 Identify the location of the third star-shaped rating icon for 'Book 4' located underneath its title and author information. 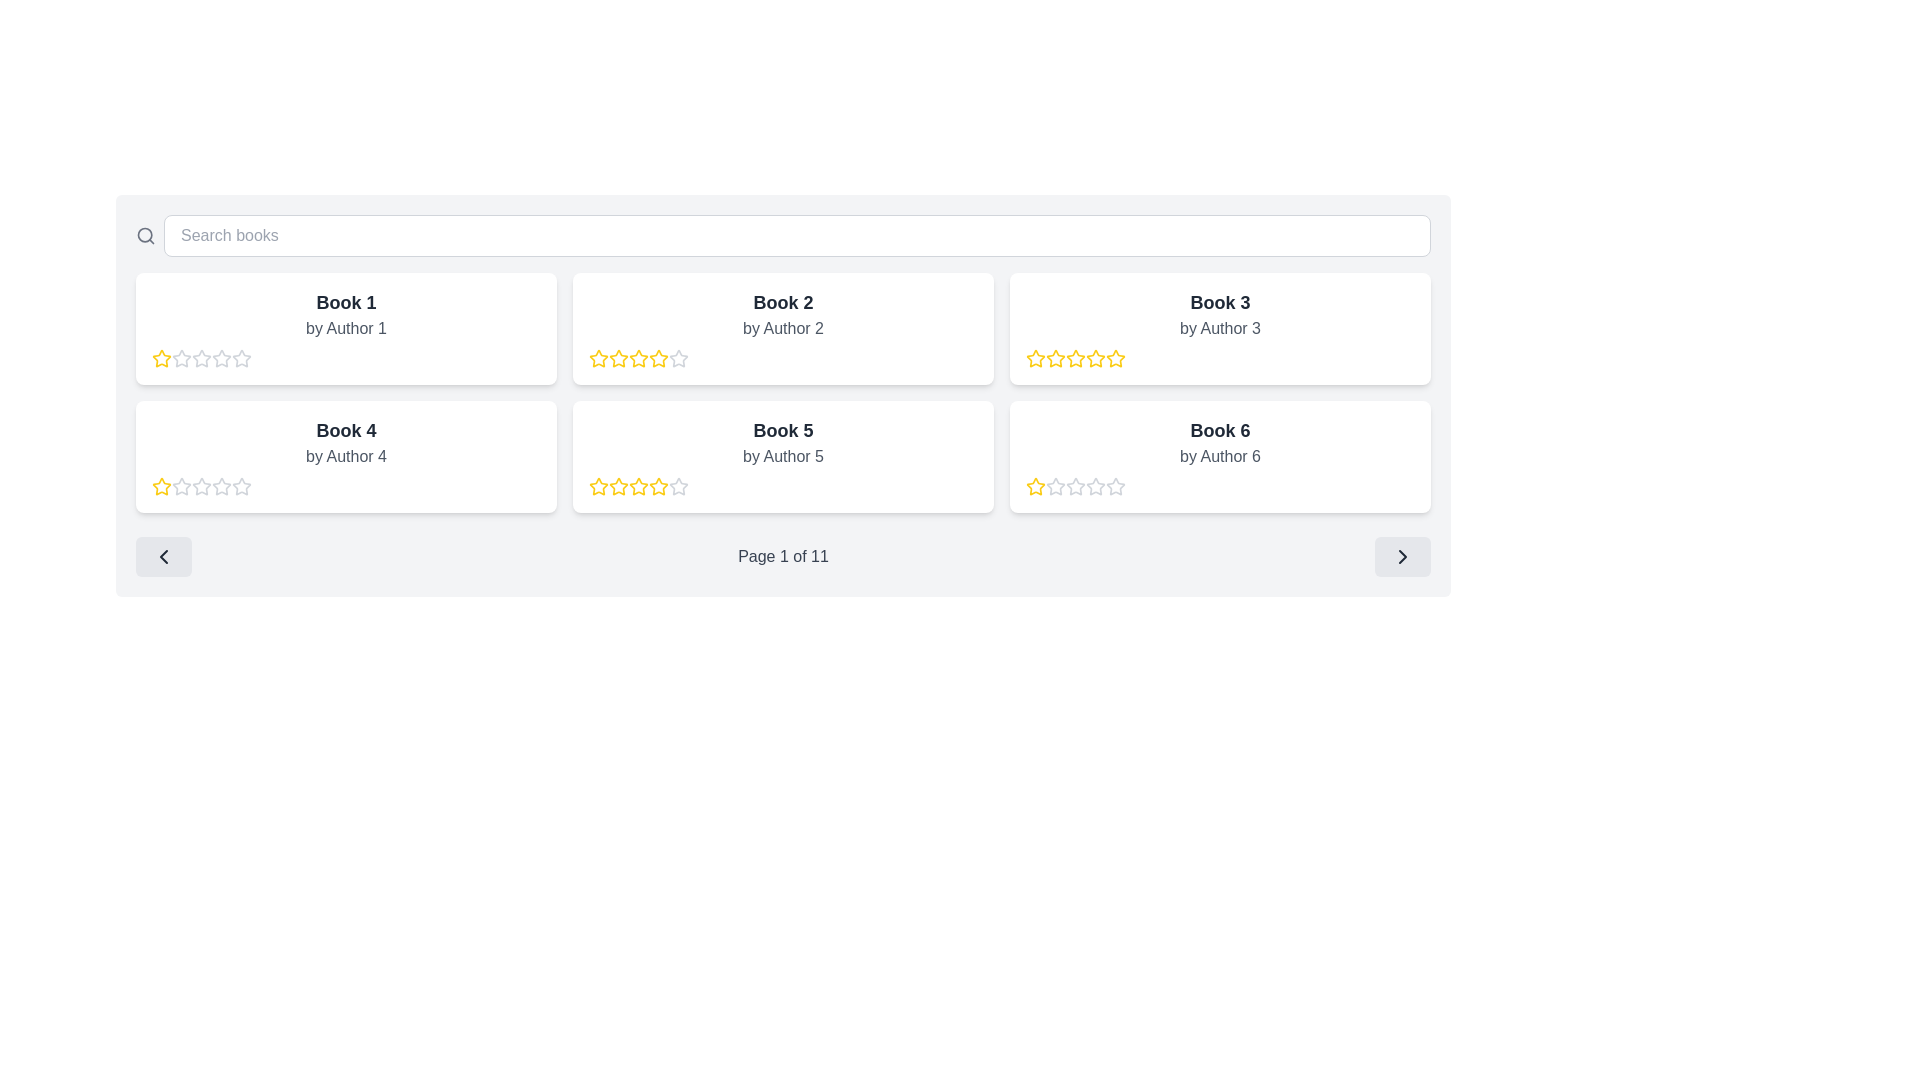
(182, 486).